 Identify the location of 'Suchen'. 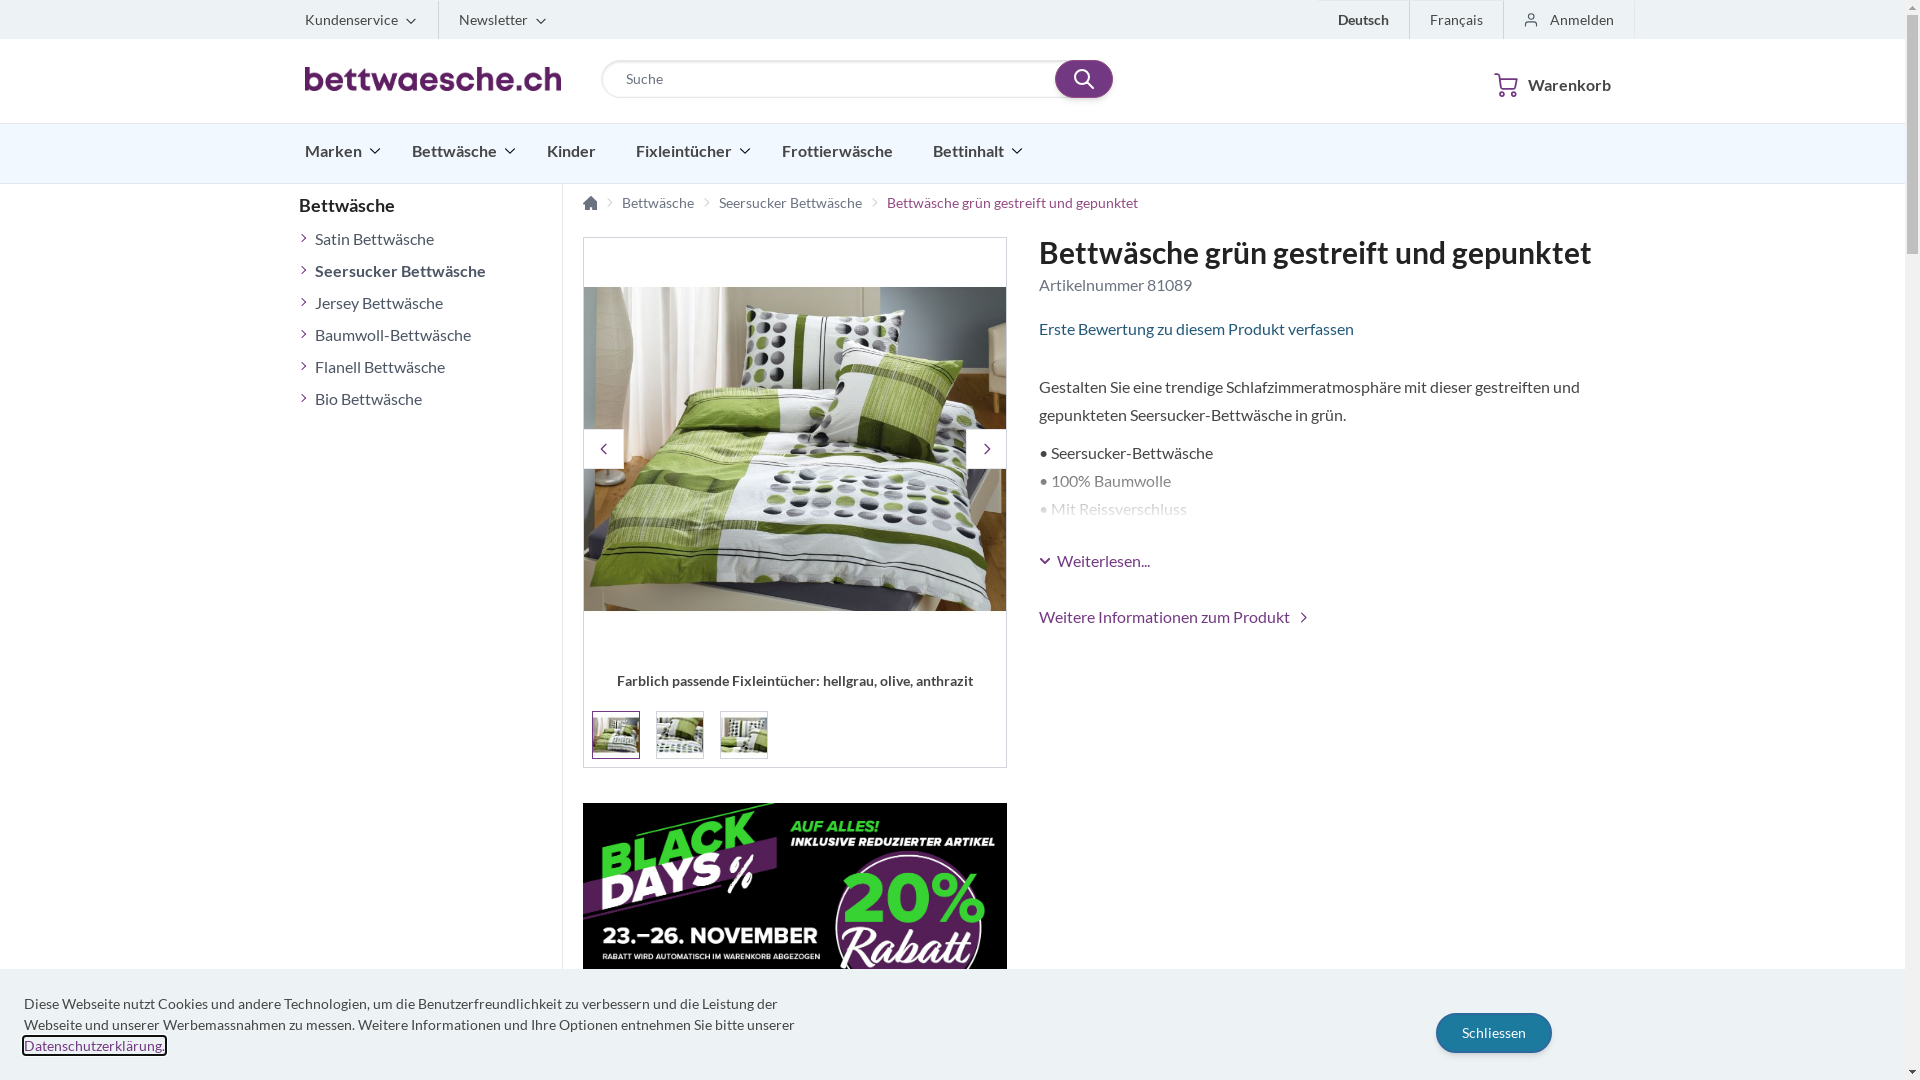
(1083, 77).